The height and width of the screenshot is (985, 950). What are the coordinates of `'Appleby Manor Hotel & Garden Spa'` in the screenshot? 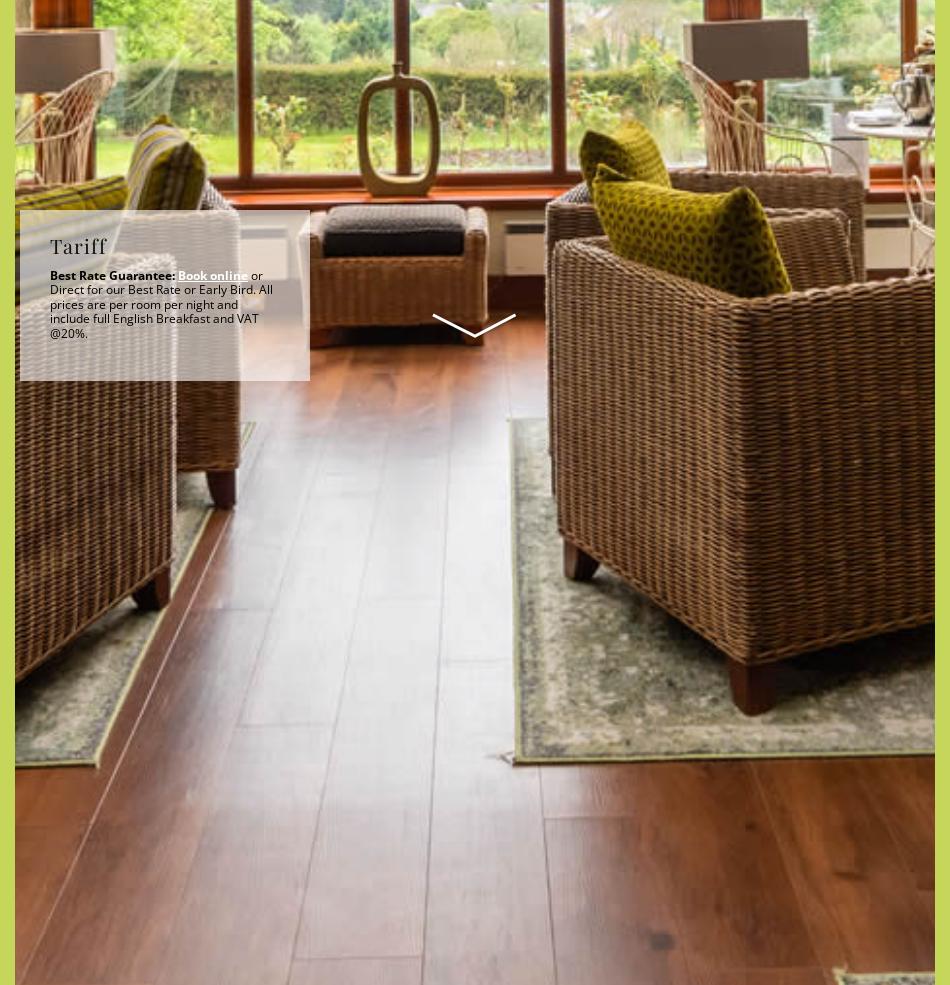 It's located at (475, 653).